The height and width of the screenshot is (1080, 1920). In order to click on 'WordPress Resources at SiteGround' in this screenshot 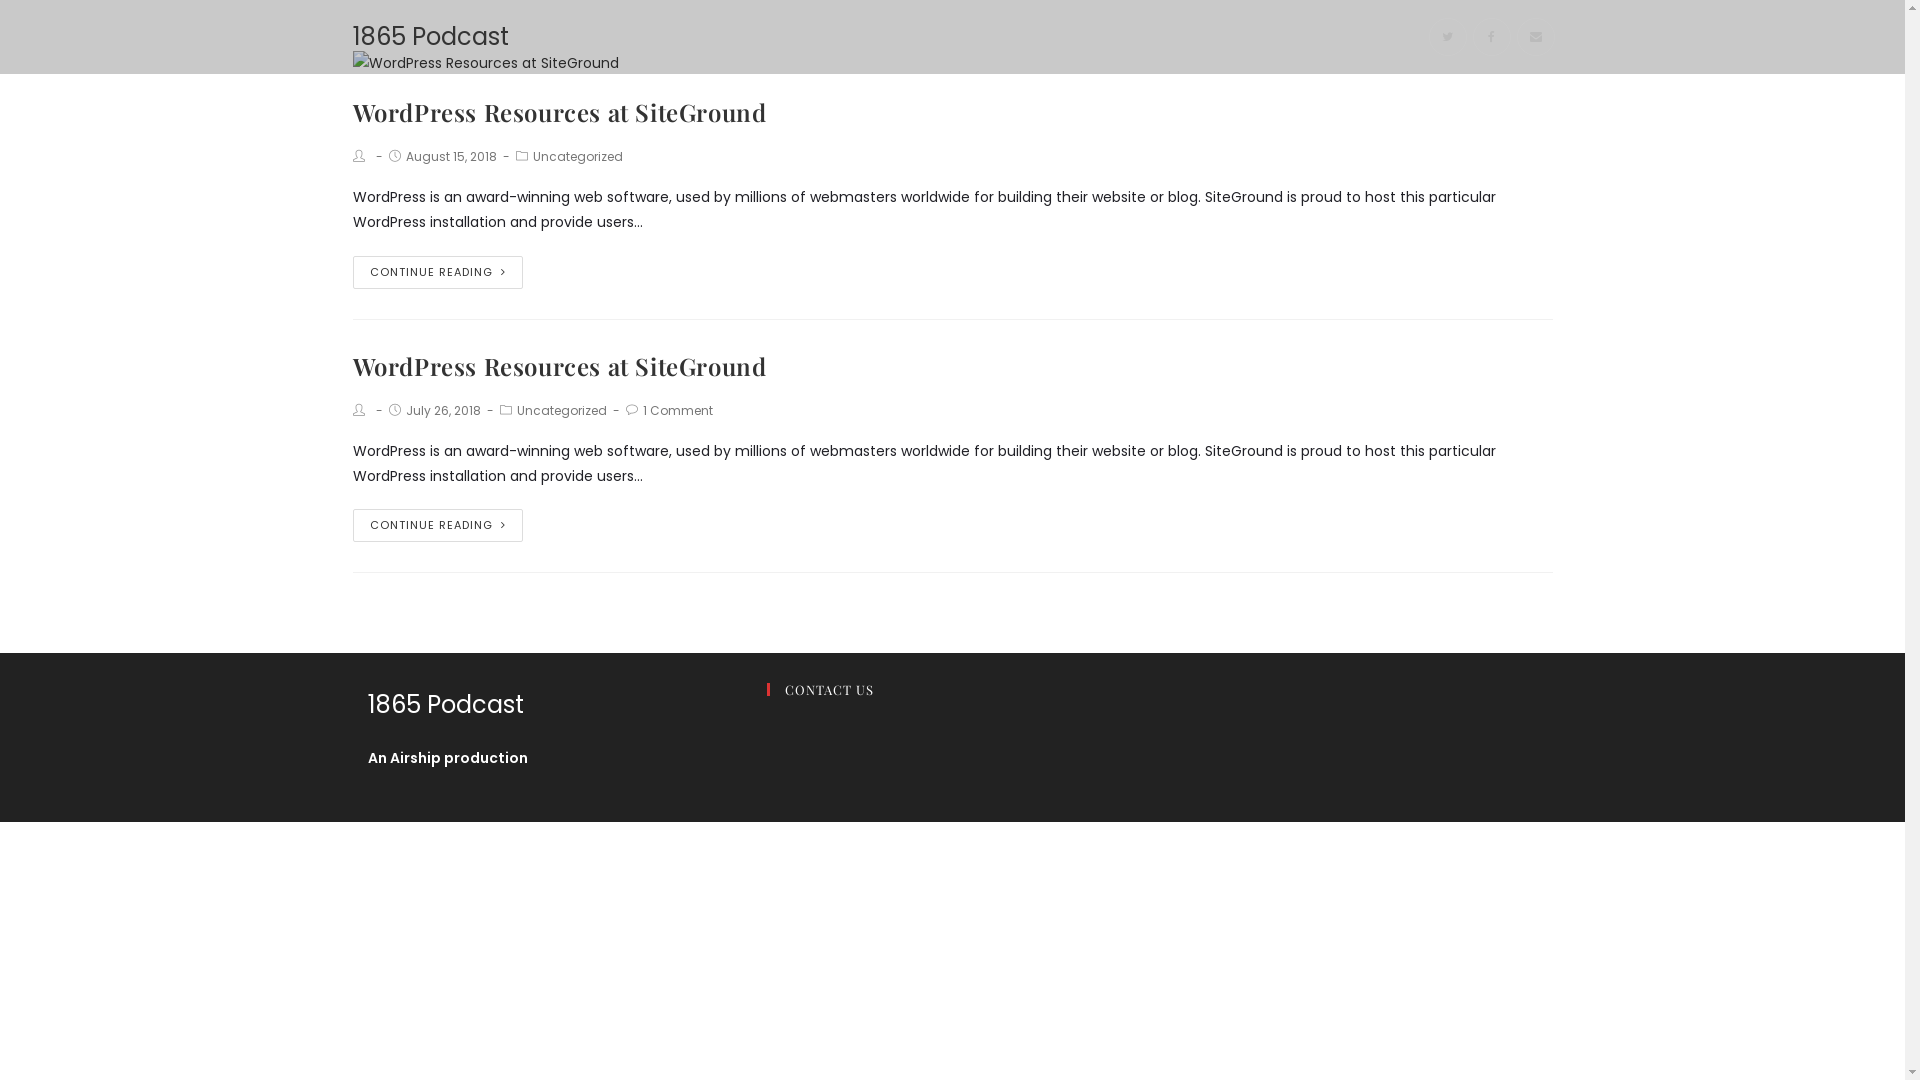, I will do `click(558, 366)`.